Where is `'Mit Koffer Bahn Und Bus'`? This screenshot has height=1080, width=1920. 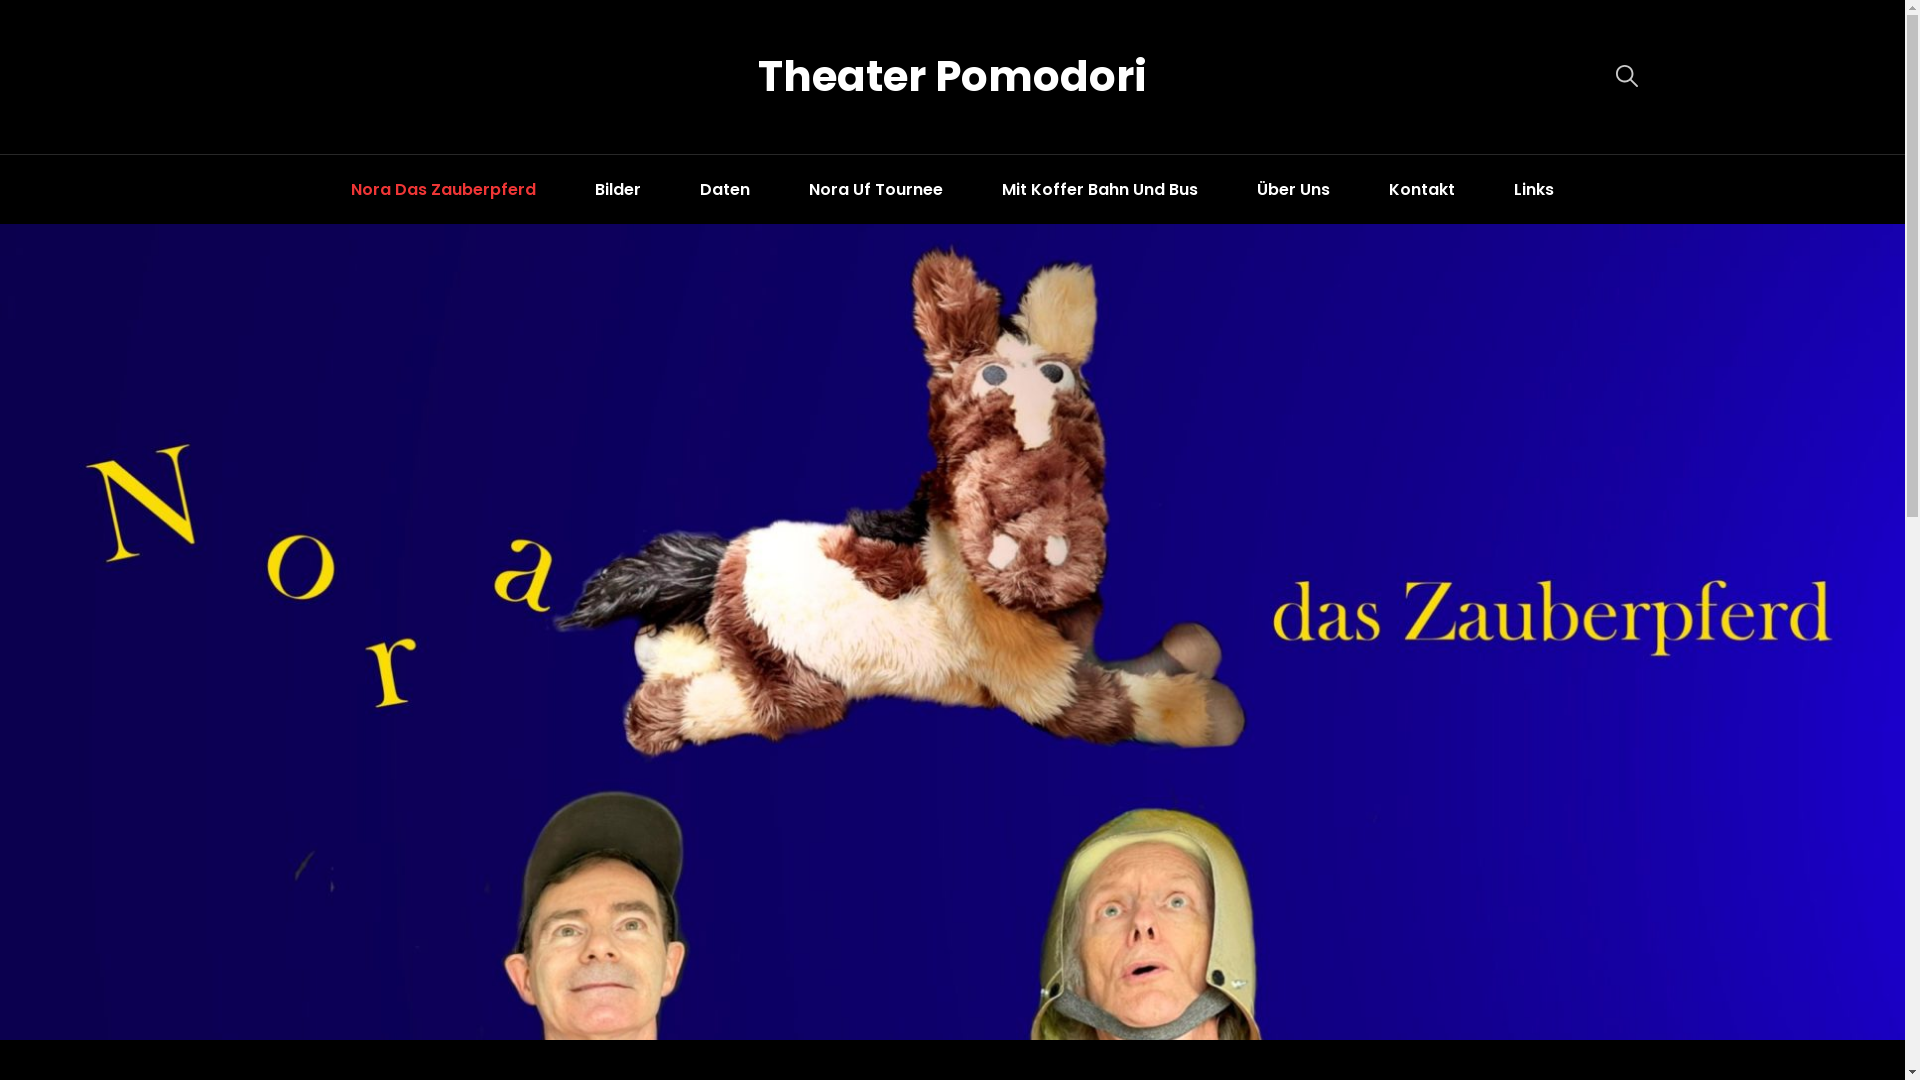 'Mit Koffer Bahn Und Bus' is located at coordinates (1098, 189).